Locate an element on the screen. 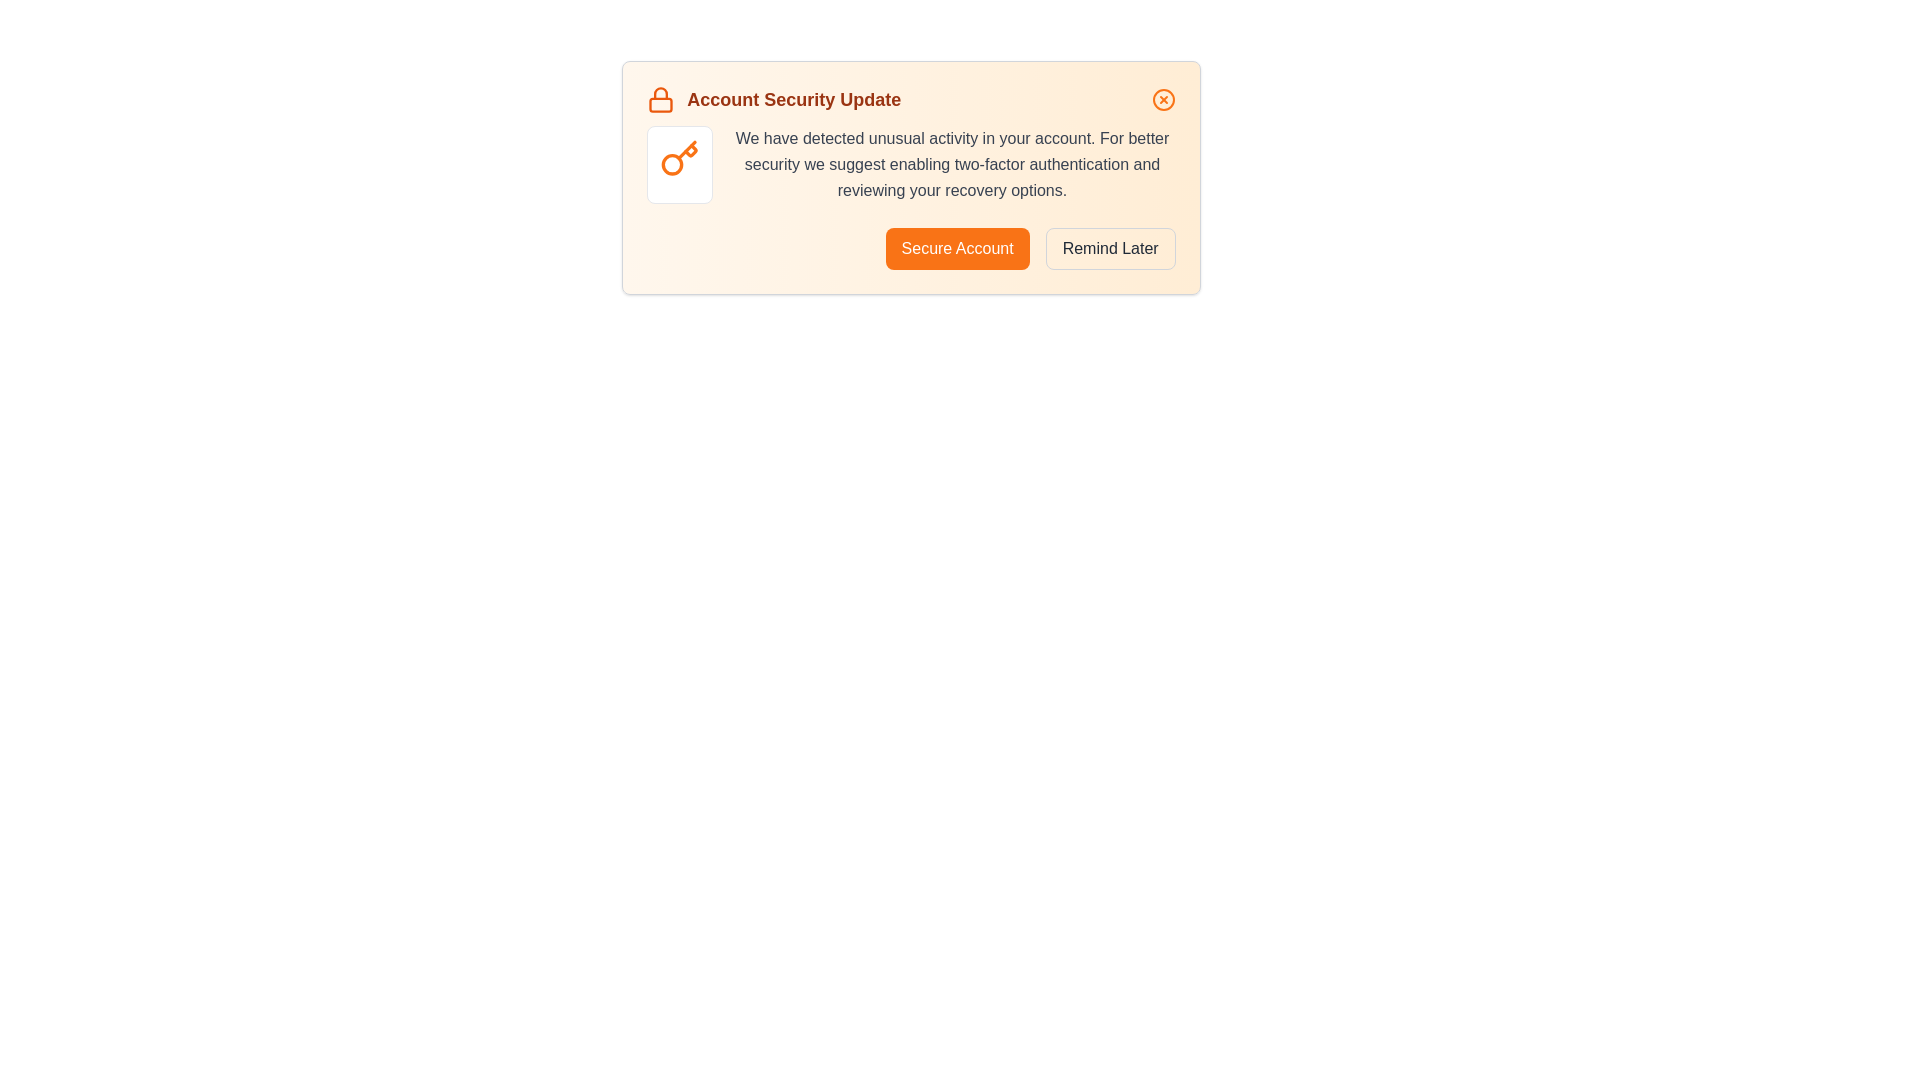 This screenshot has height=1080, width=1920. the close button to close the alert is located at coordinates (1163, 100).